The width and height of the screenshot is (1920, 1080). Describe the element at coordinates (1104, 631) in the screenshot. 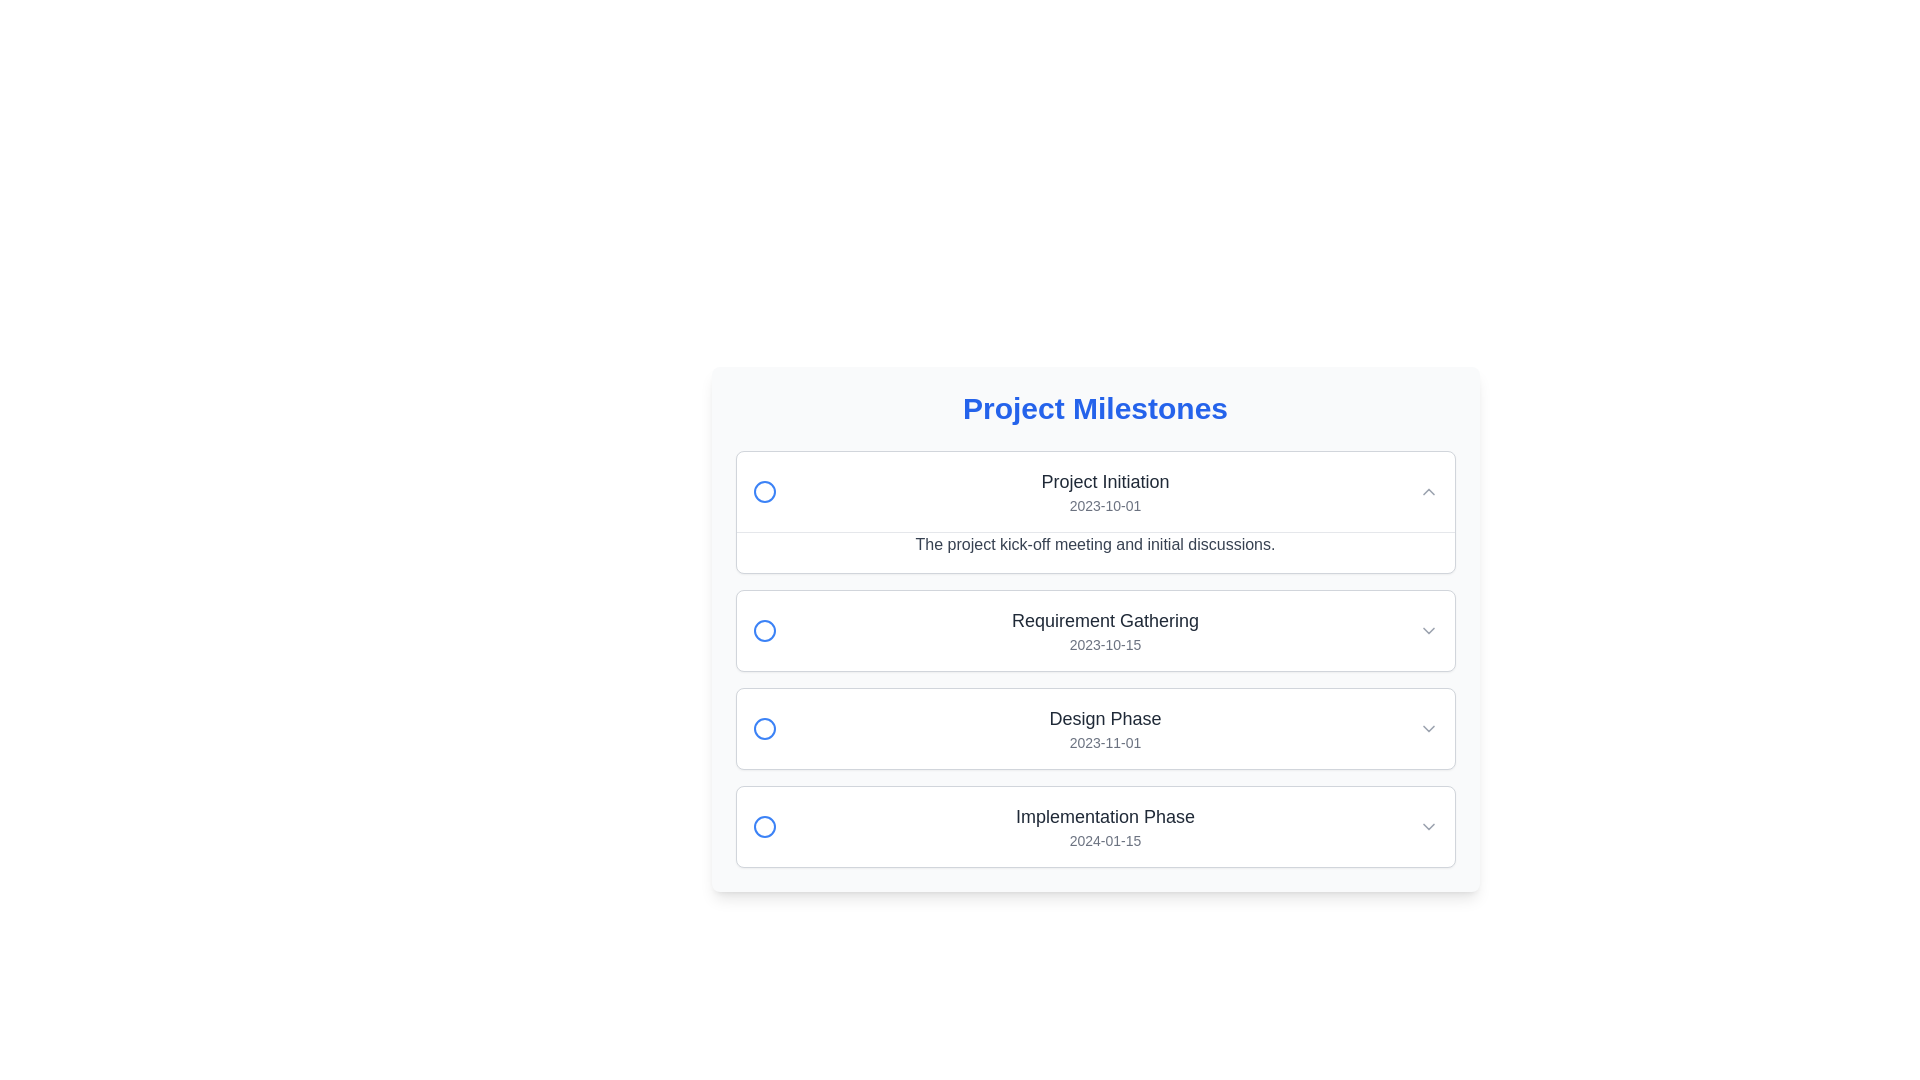

I see `the 'Requirement Gathering' phase descriptor in the 'Project Milestones' section` at that location.